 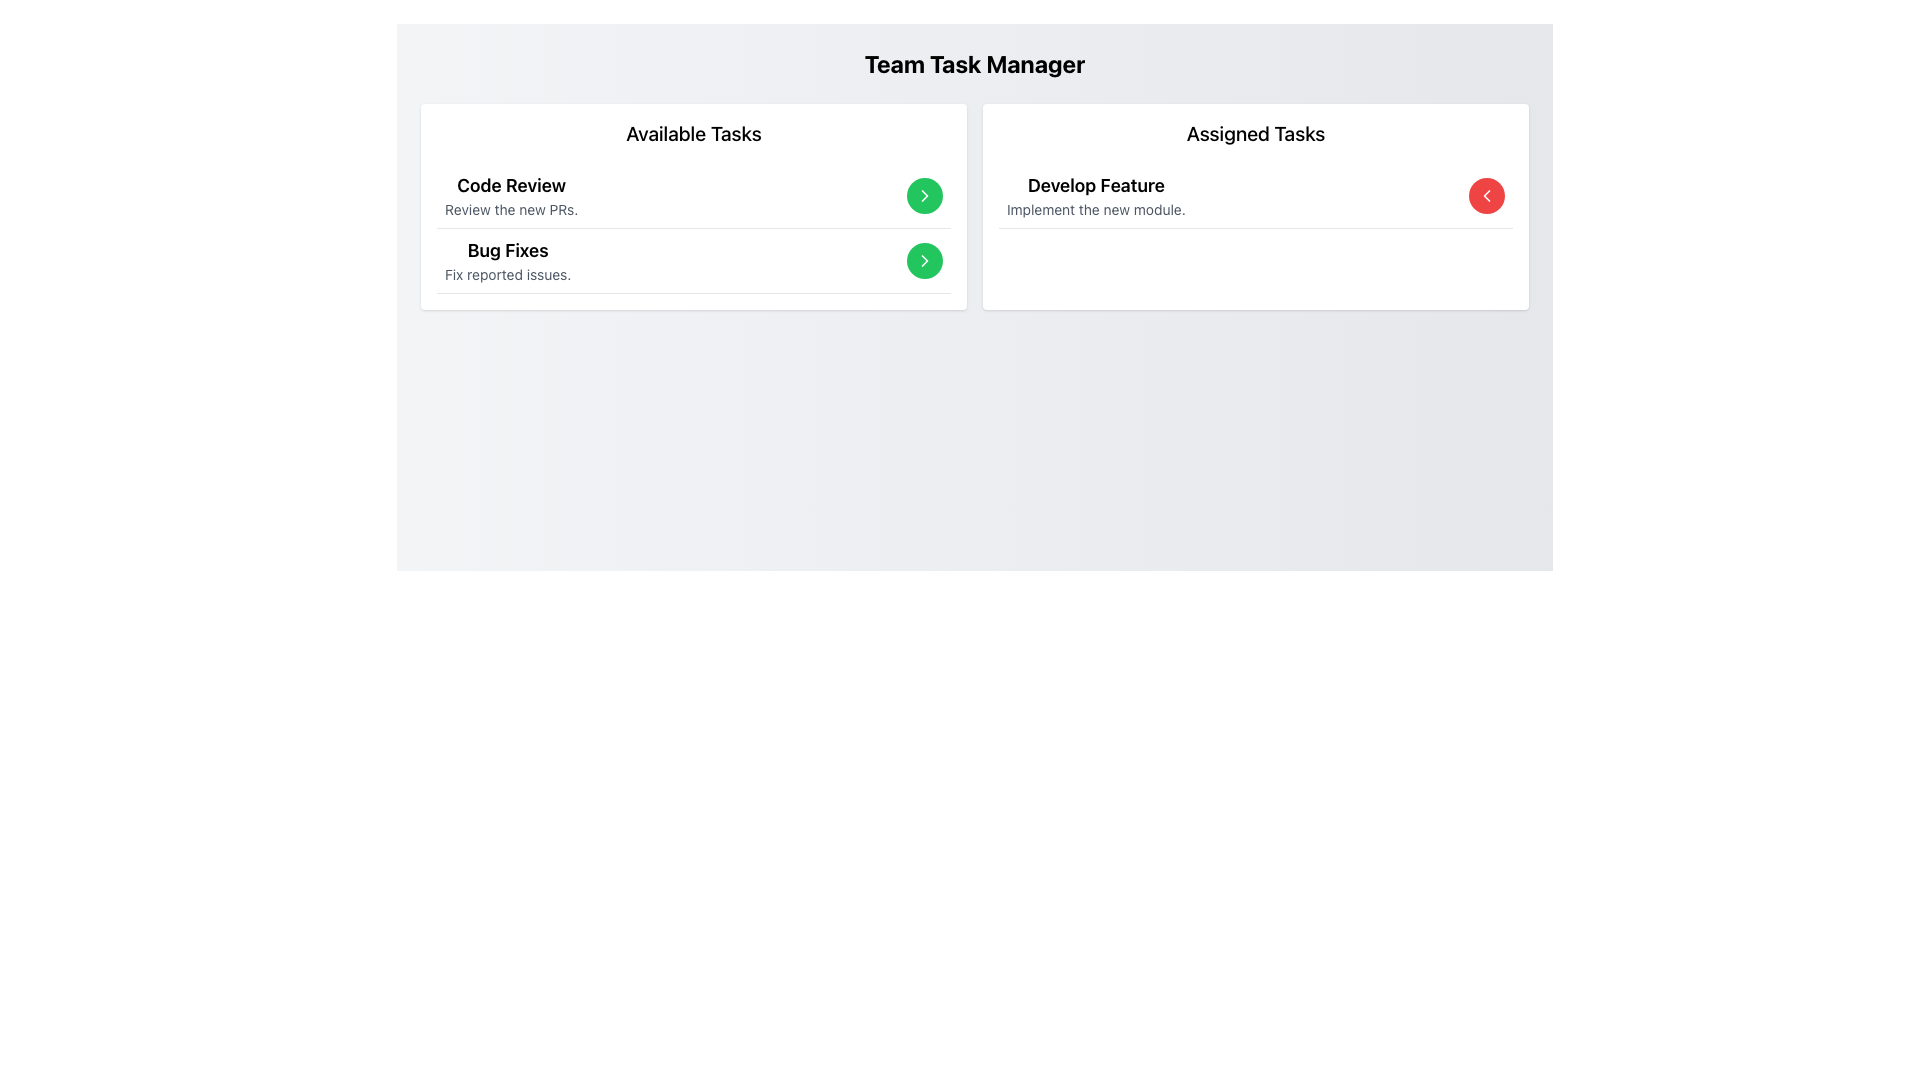 What do you see at coordinates (511, 209) in the screenshot?
I see `the text label reading 'Review the new PRs.' which is styled in gray and appears below the title 'Code Review' in the 'Available Tasks' section` at bounding box center [511, 209].